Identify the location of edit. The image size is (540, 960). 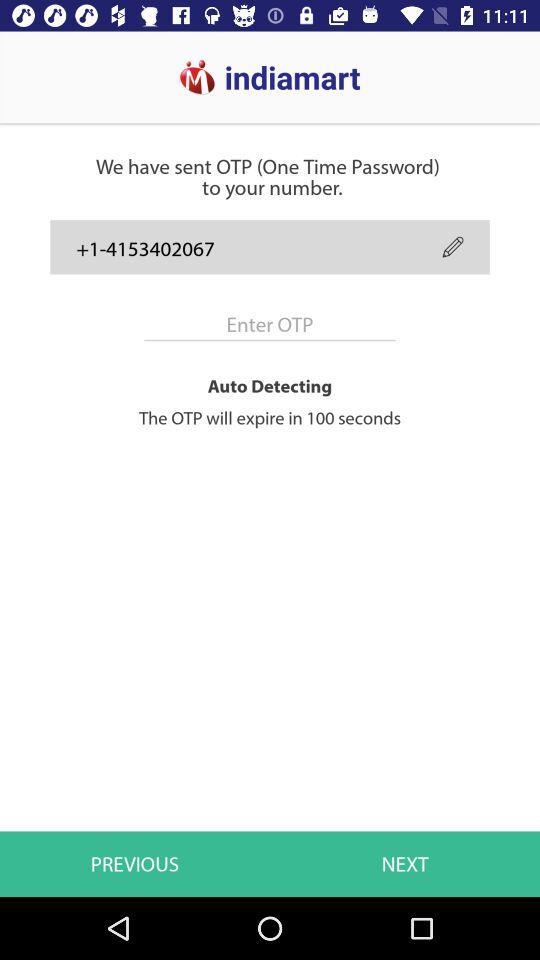
(453, 246).